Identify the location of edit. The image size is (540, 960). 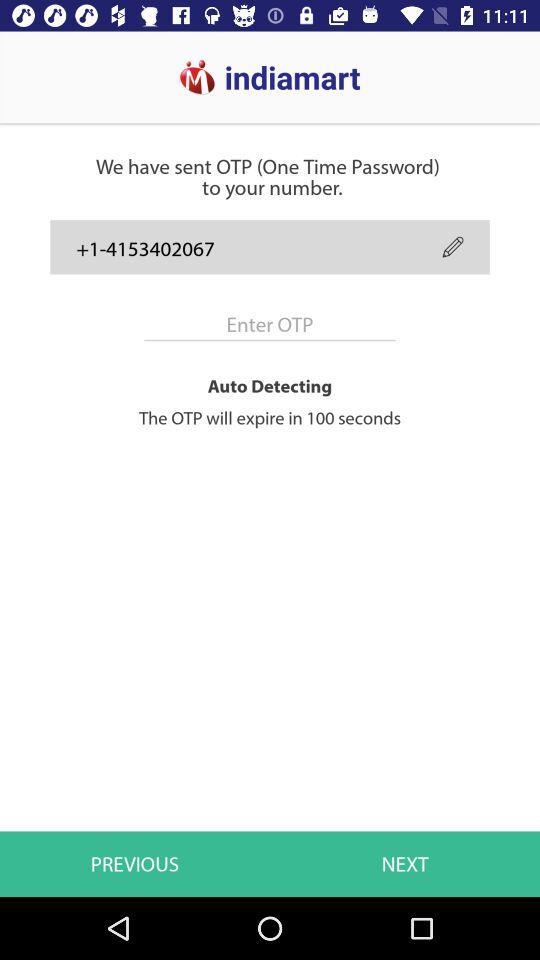
(453, 246).